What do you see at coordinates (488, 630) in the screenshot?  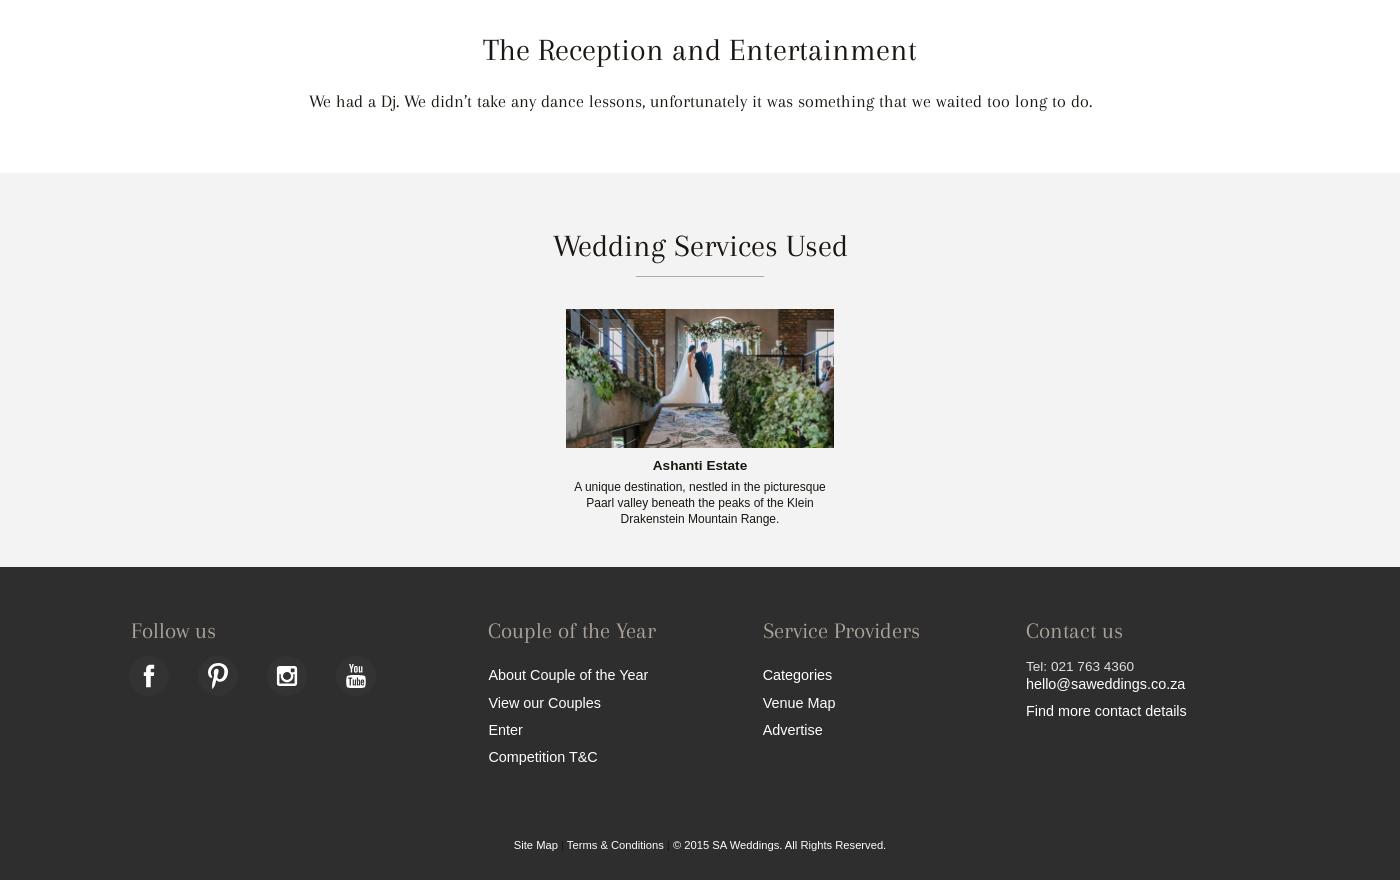 I see `'Couple of the Year'` at bounding box center [488, 630].